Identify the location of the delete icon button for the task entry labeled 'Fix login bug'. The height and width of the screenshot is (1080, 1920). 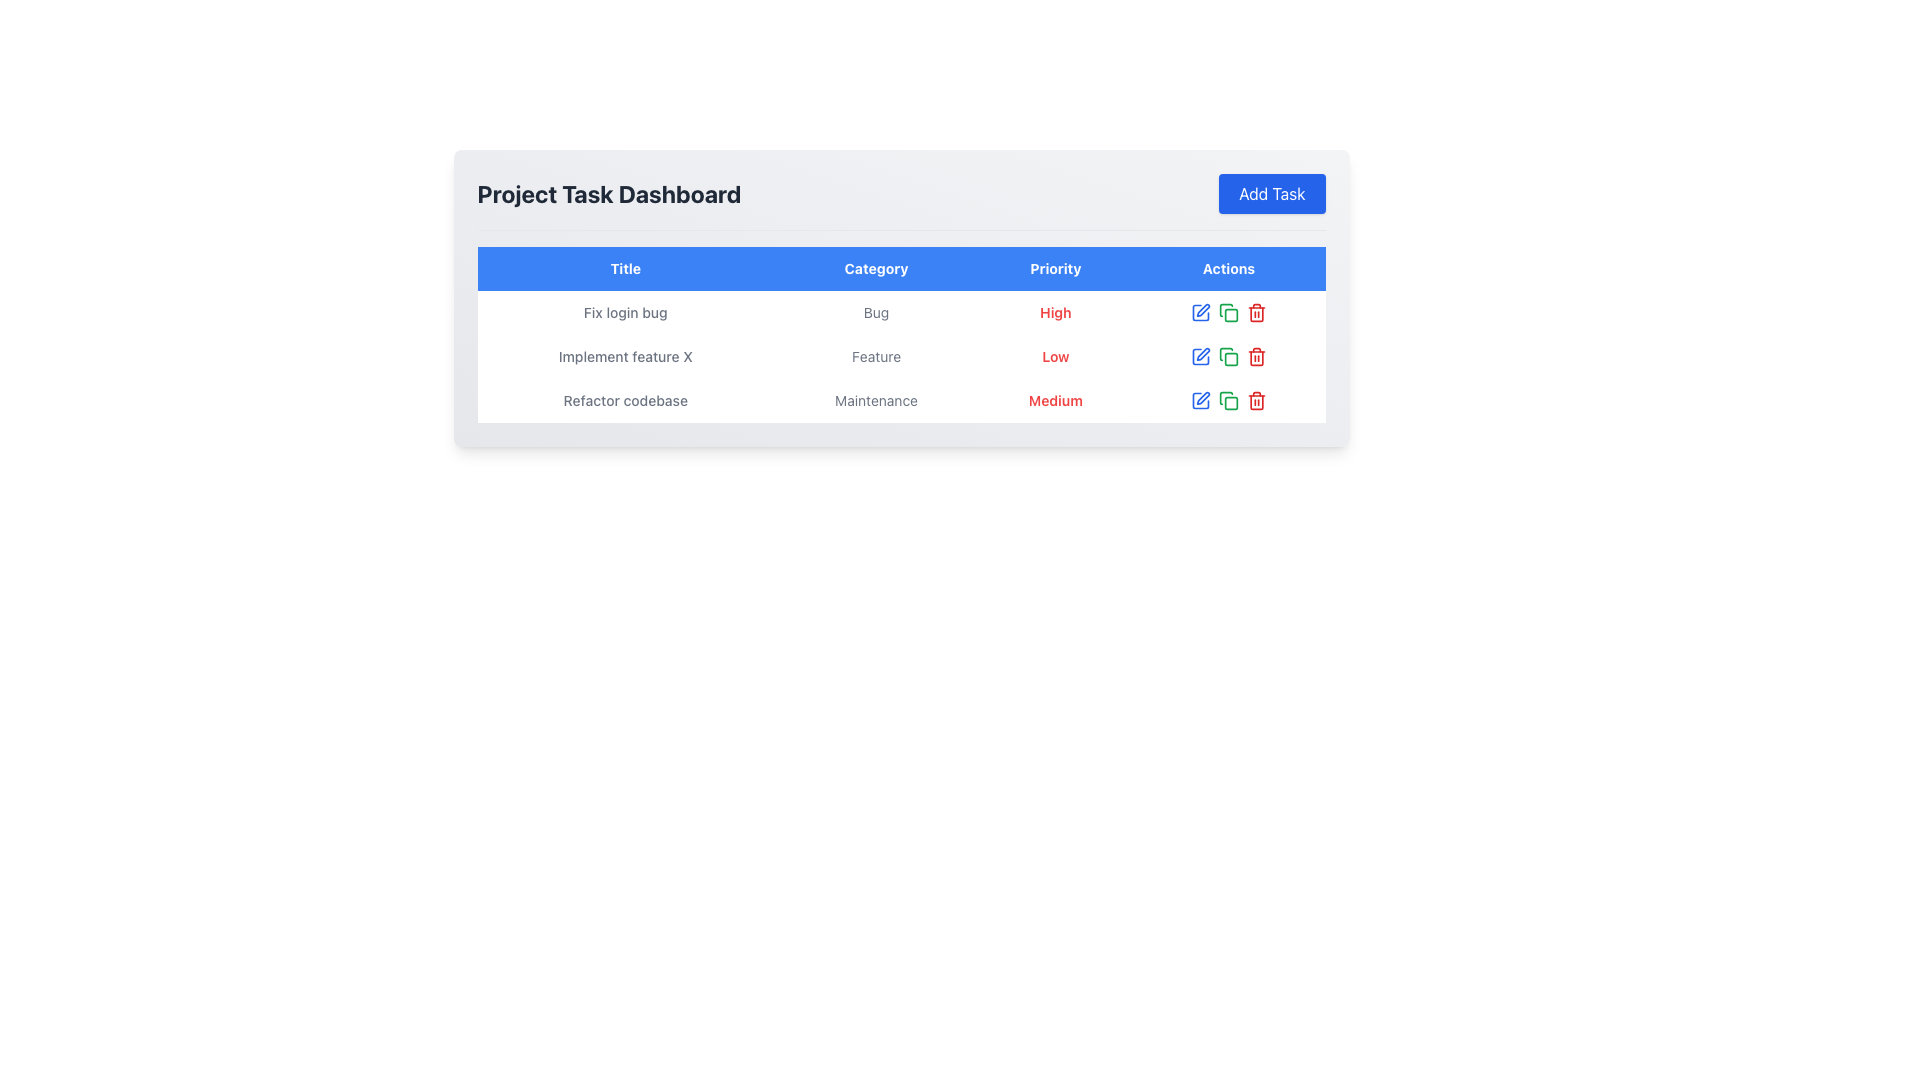
(1256, 312).